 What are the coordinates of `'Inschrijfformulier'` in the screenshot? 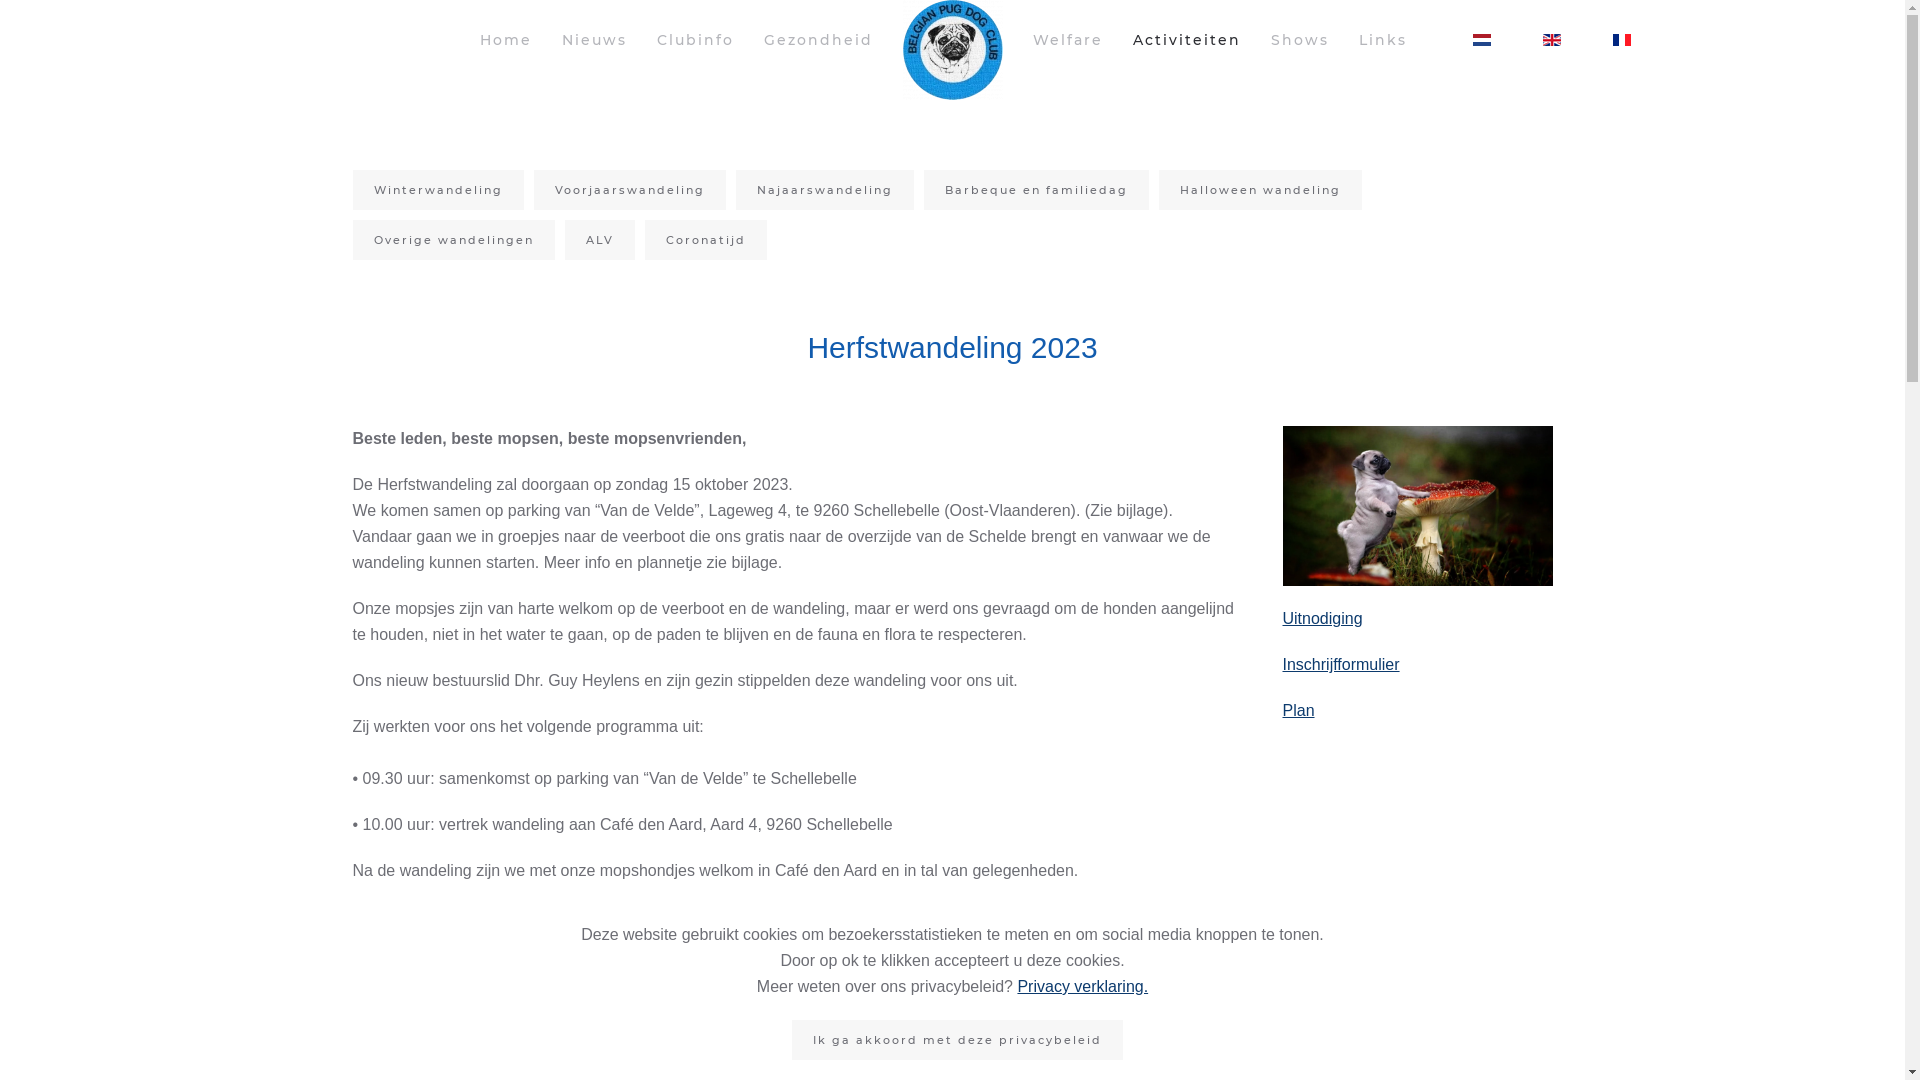 It's located at (1340, 664).